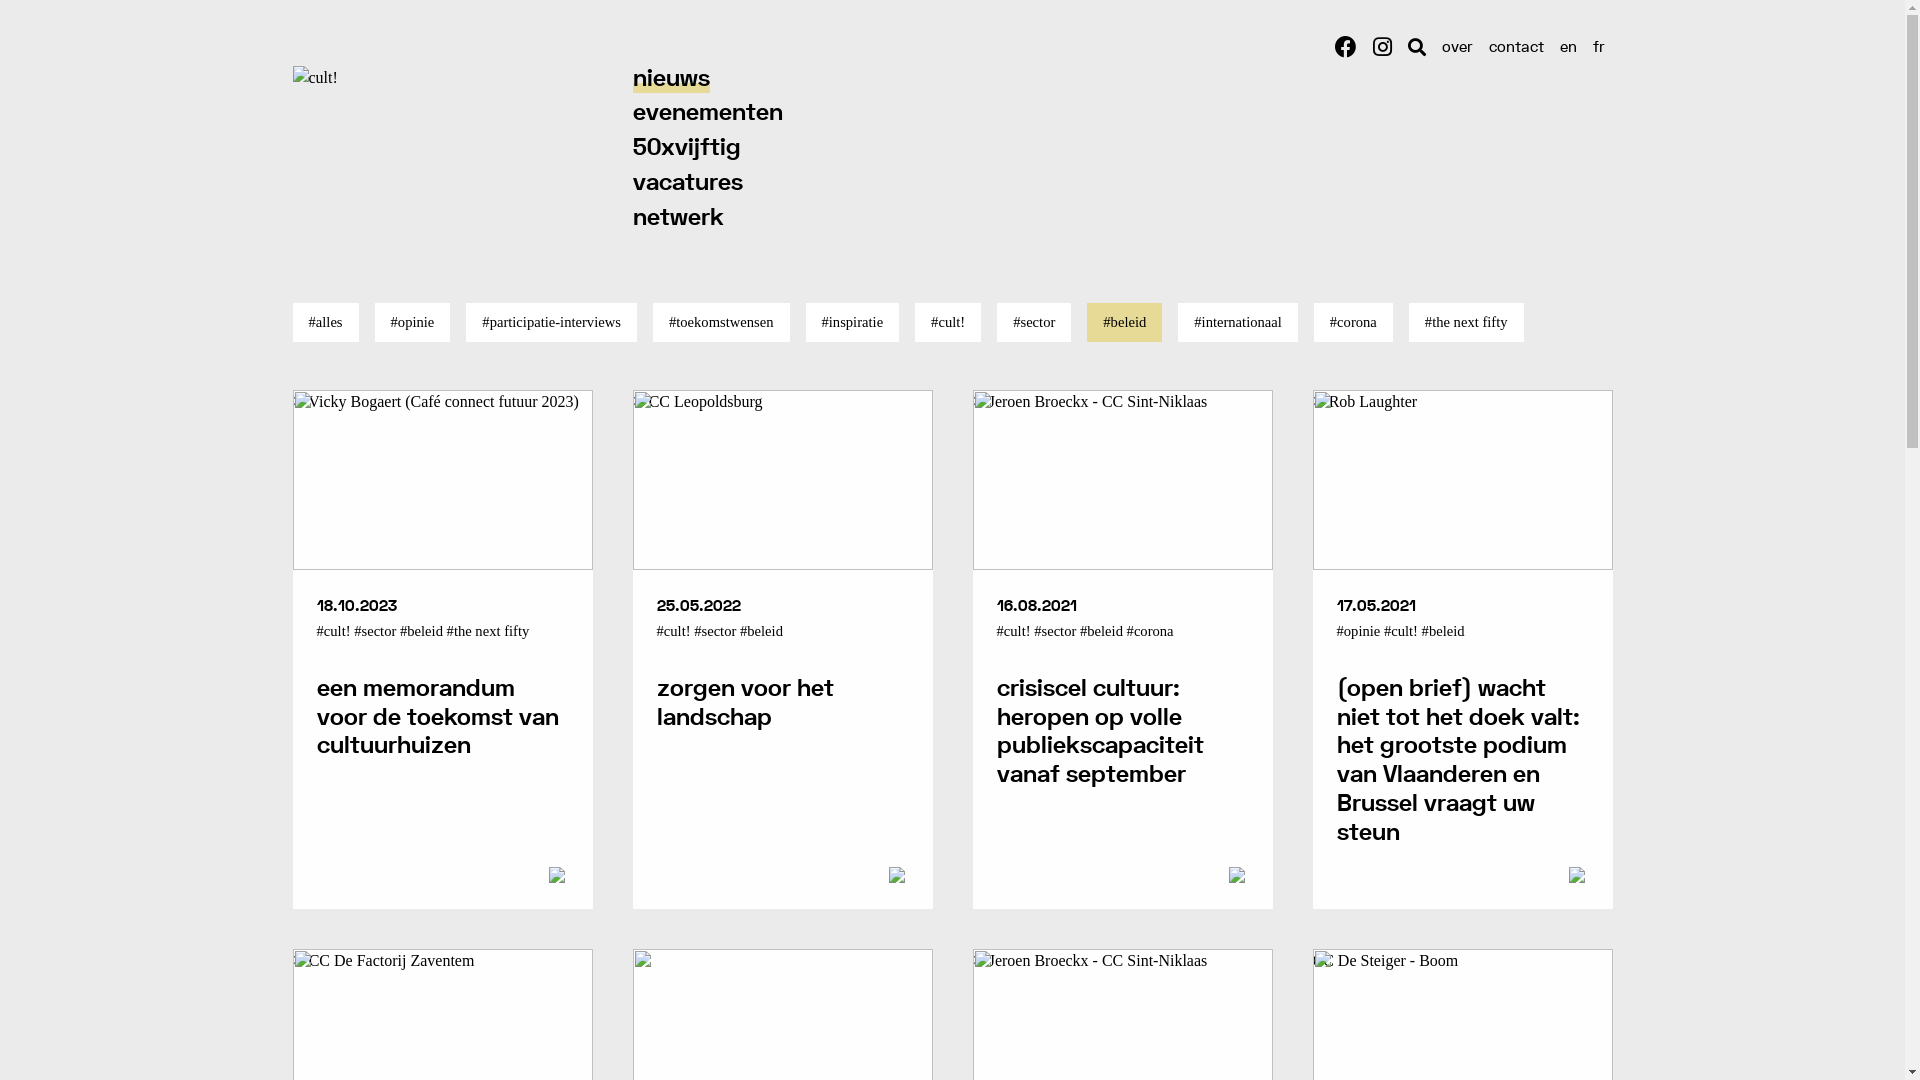 The width and height of the screenshot is (1920, 1080). What do you see at coordinates (1124, 321) in the screenshot?
I see `'#beleid'` at bounding box center [1124, 321].